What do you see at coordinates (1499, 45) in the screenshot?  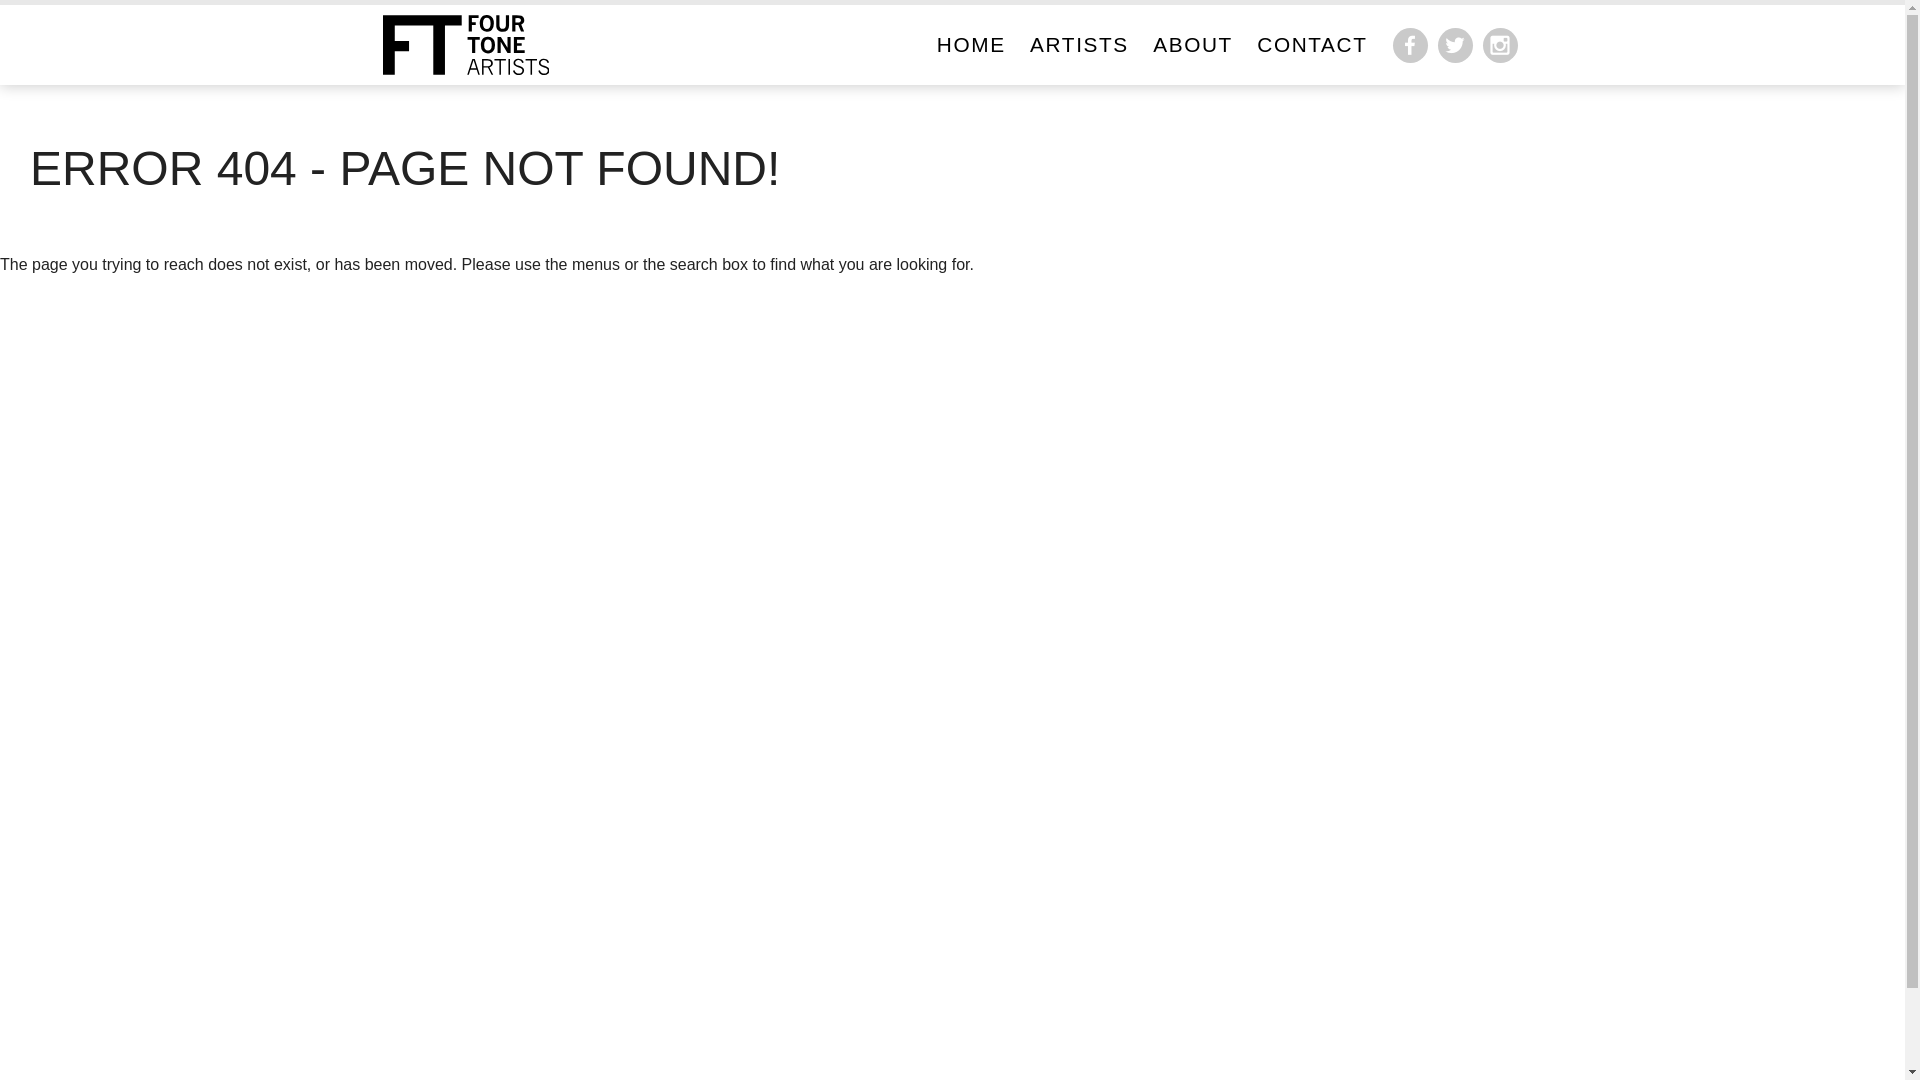 I see `'Click to visit: Instagram'` at bounding box center [1499, 45].